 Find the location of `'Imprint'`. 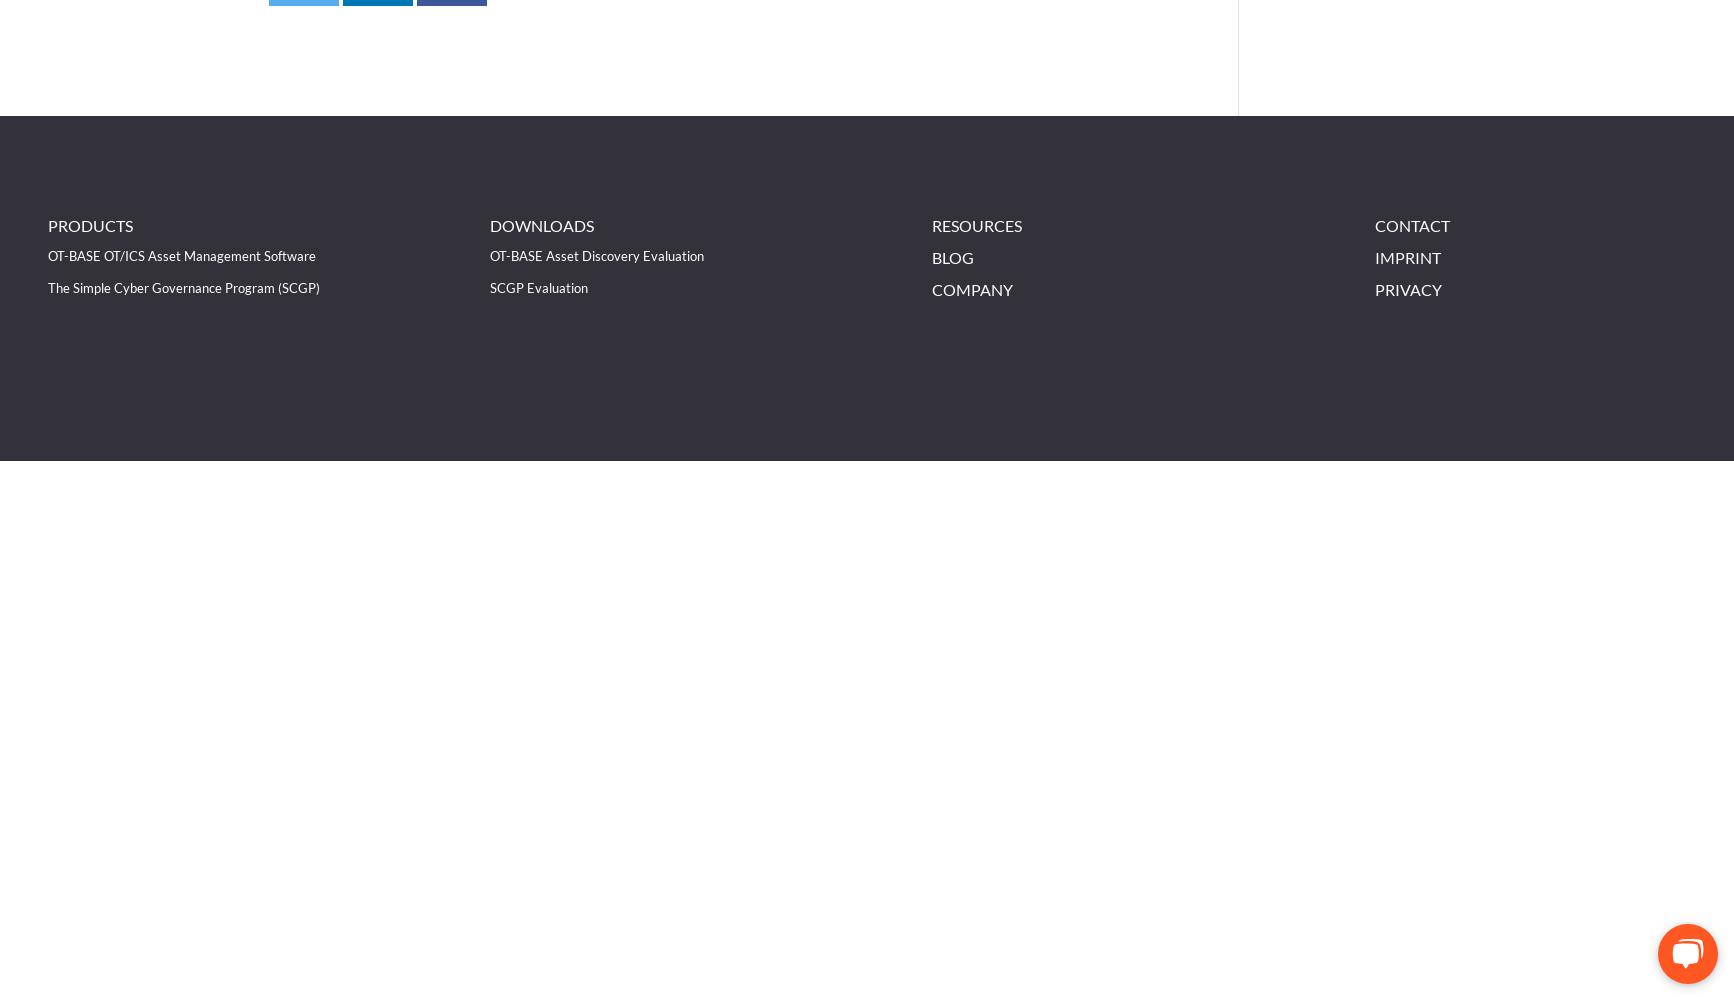

'Imprint' is located at coordinates (1405, 256).